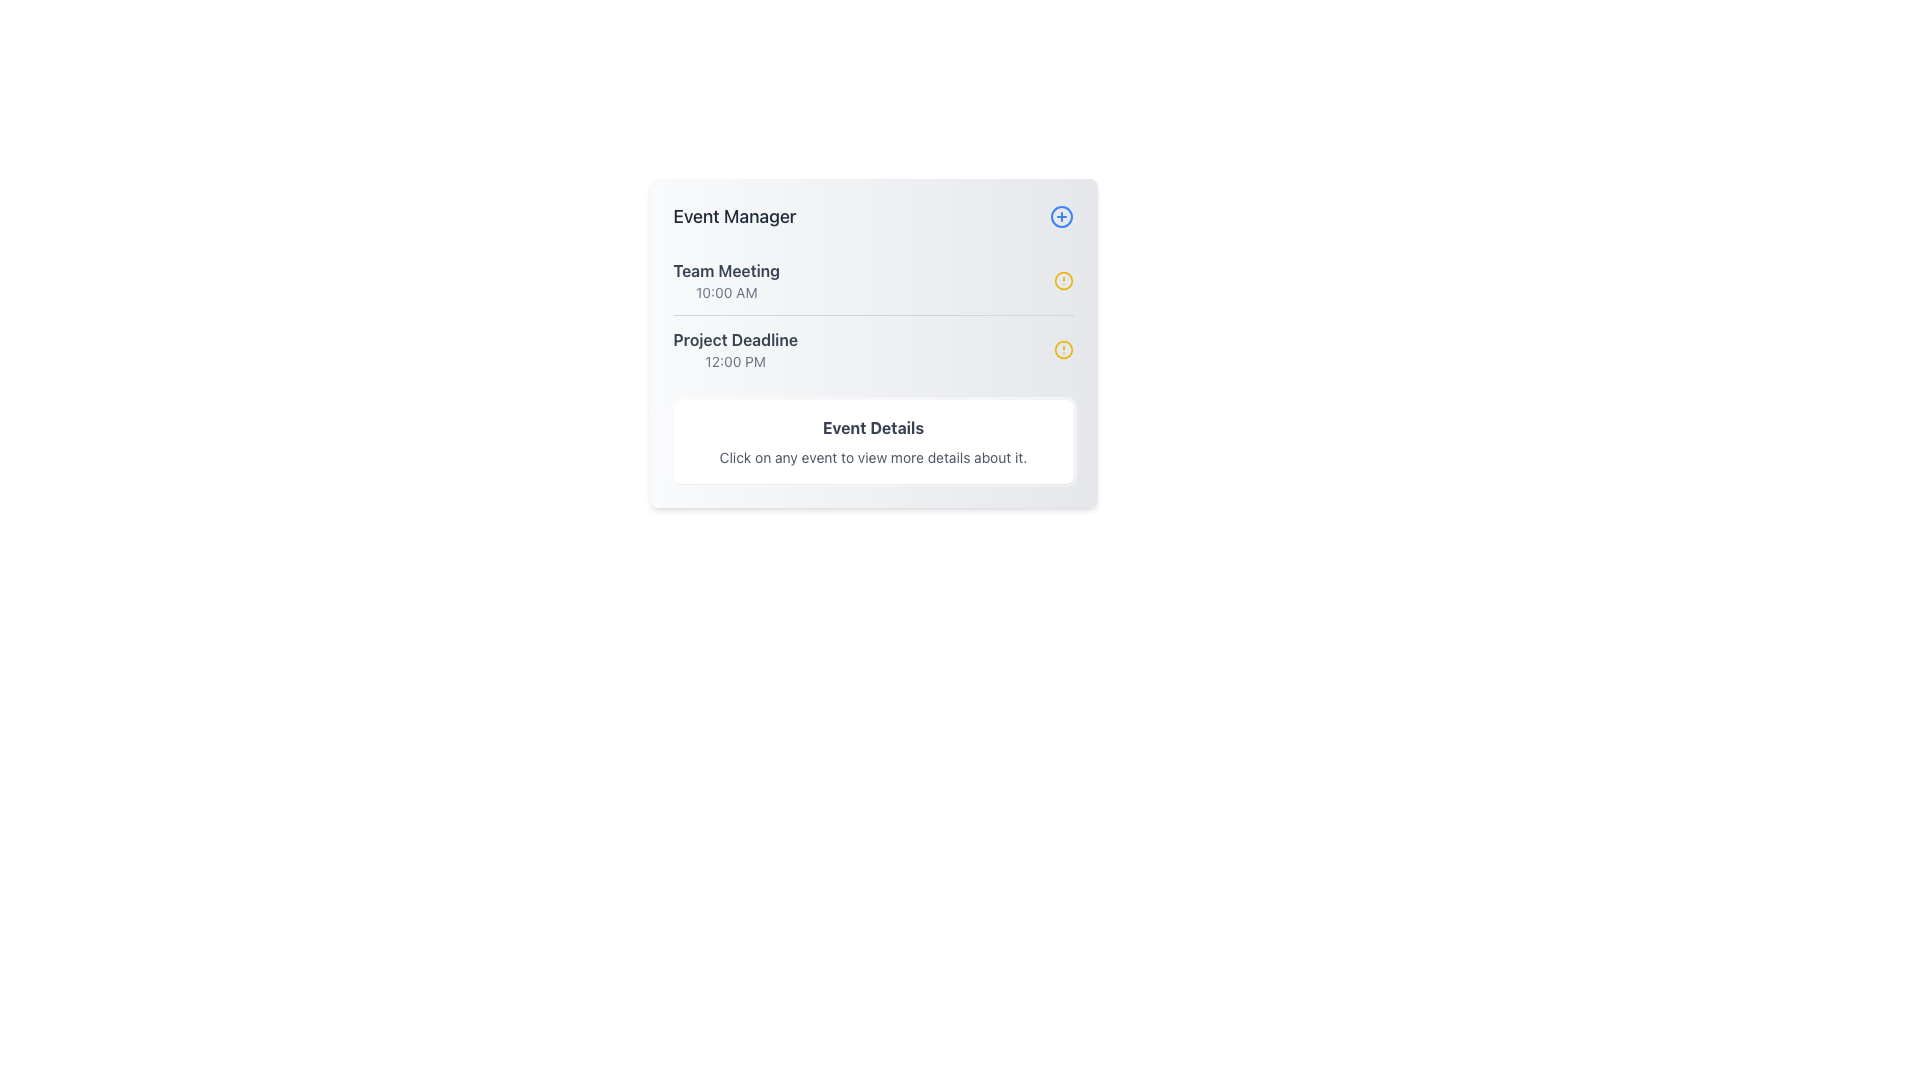  Describe the element at coordinates (1062, 281) in the screenshot. I see `the Visual indication icon next to the 'Team Meeting 10:00 AM' text` at that location.